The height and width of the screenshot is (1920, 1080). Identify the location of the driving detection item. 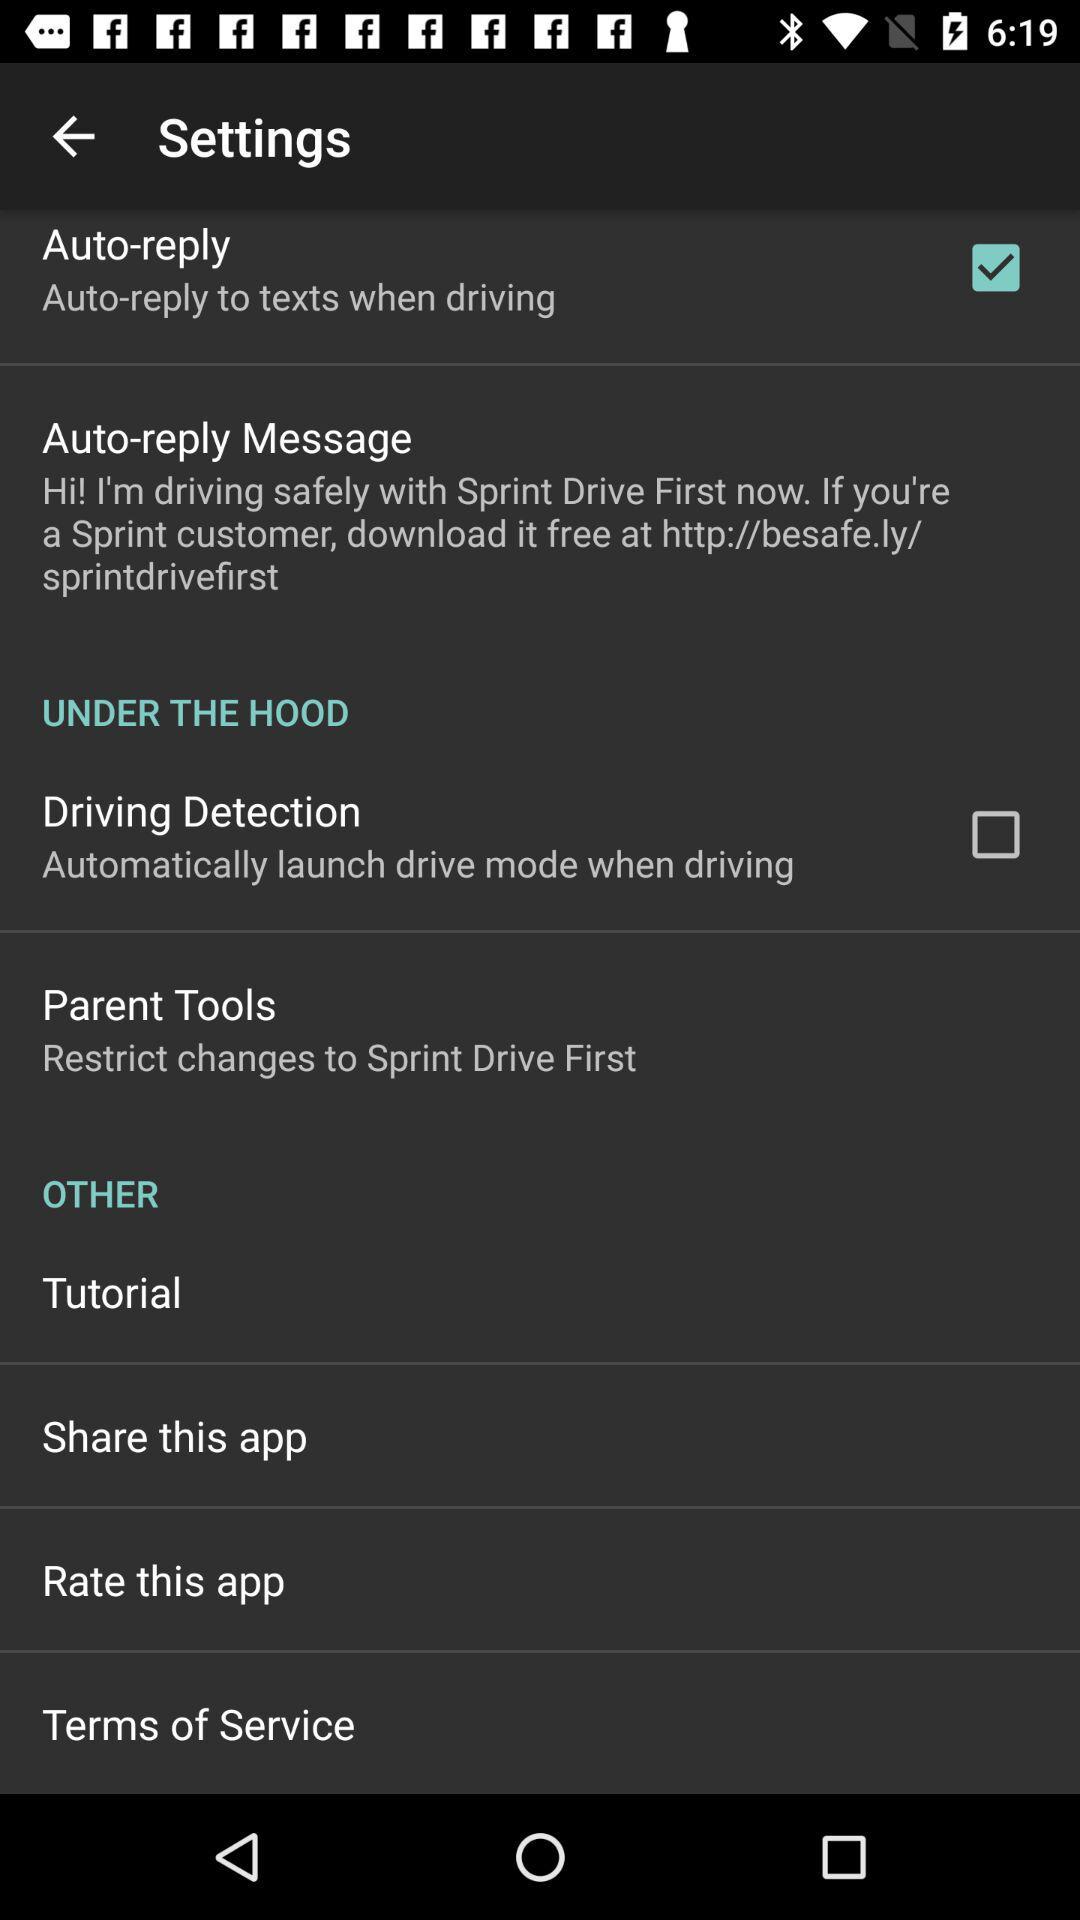
(201, 810).